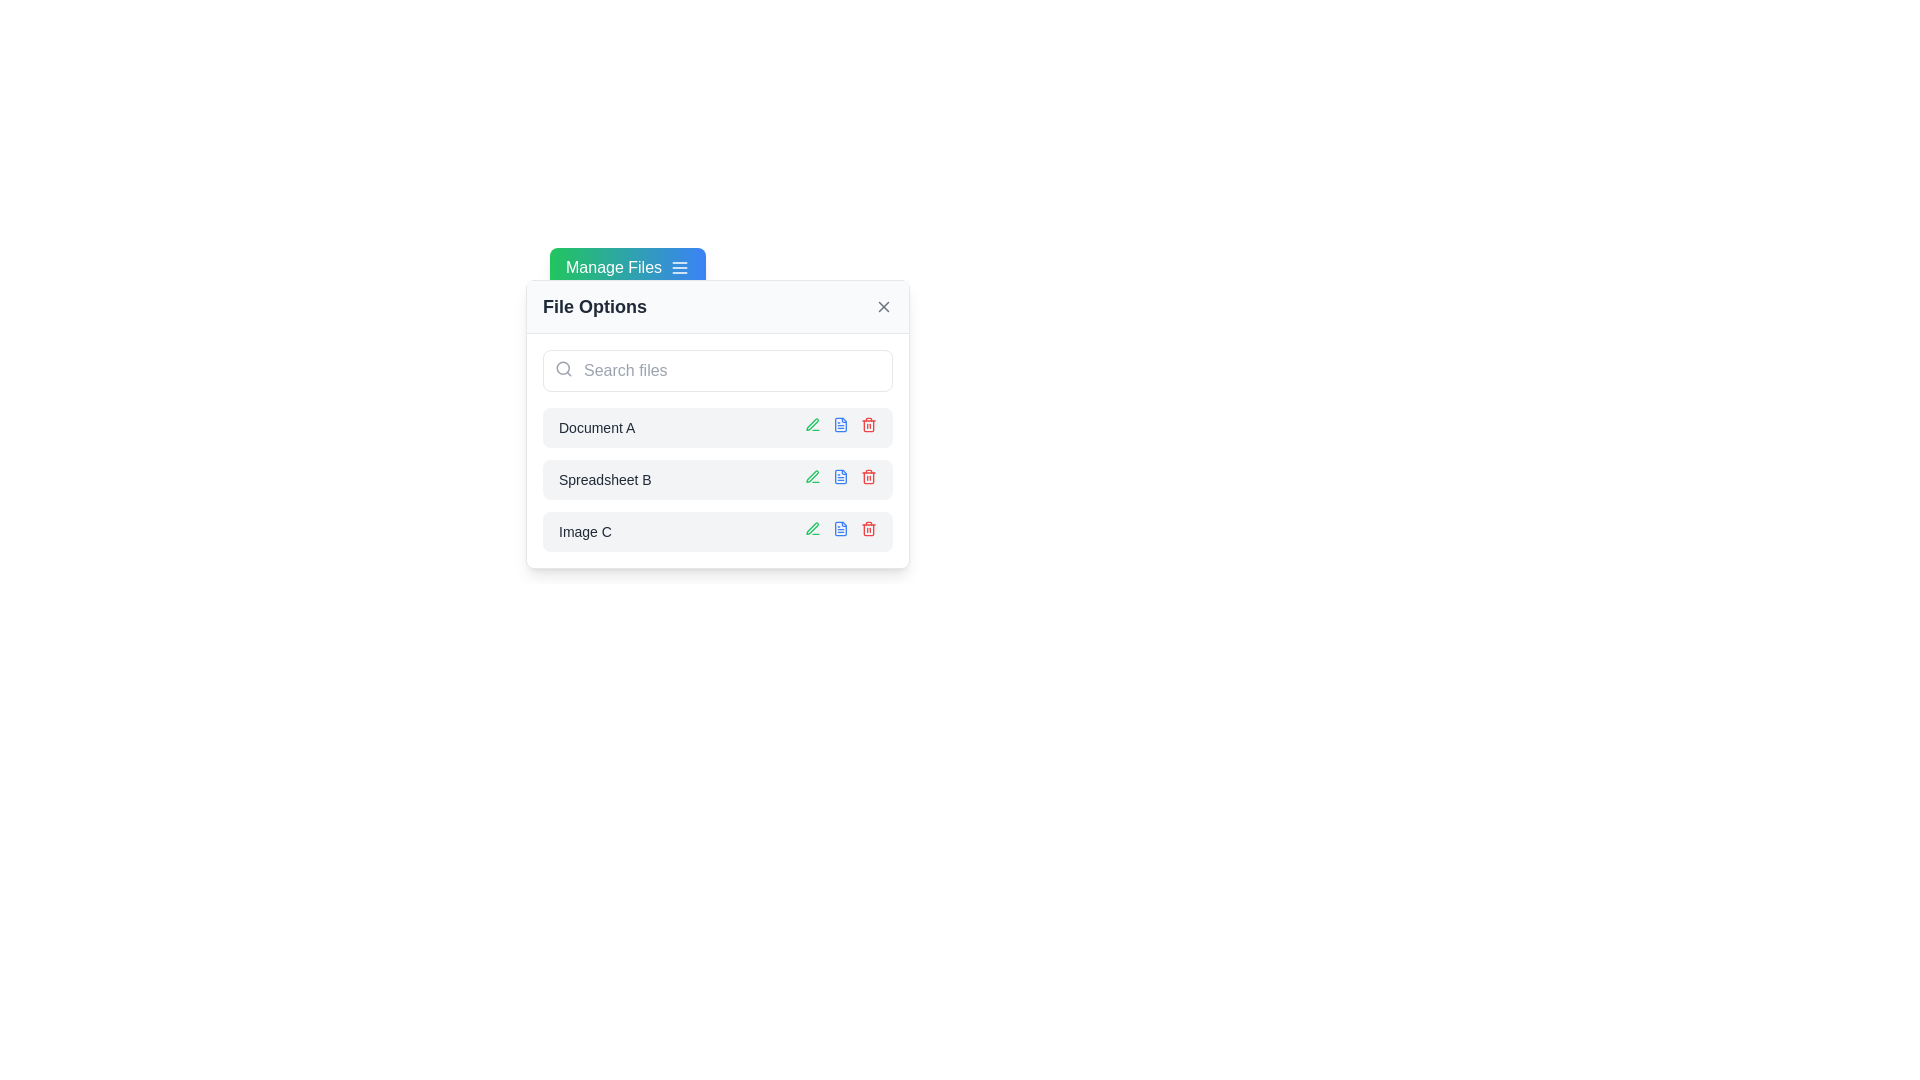 The image size is (1920, 1080). I want to click on the first entry in the 'File Options' panel, which is a light gray labeled list item displaying 'Document A' with action buttons for view, edit, and delete, so click(718, 427).